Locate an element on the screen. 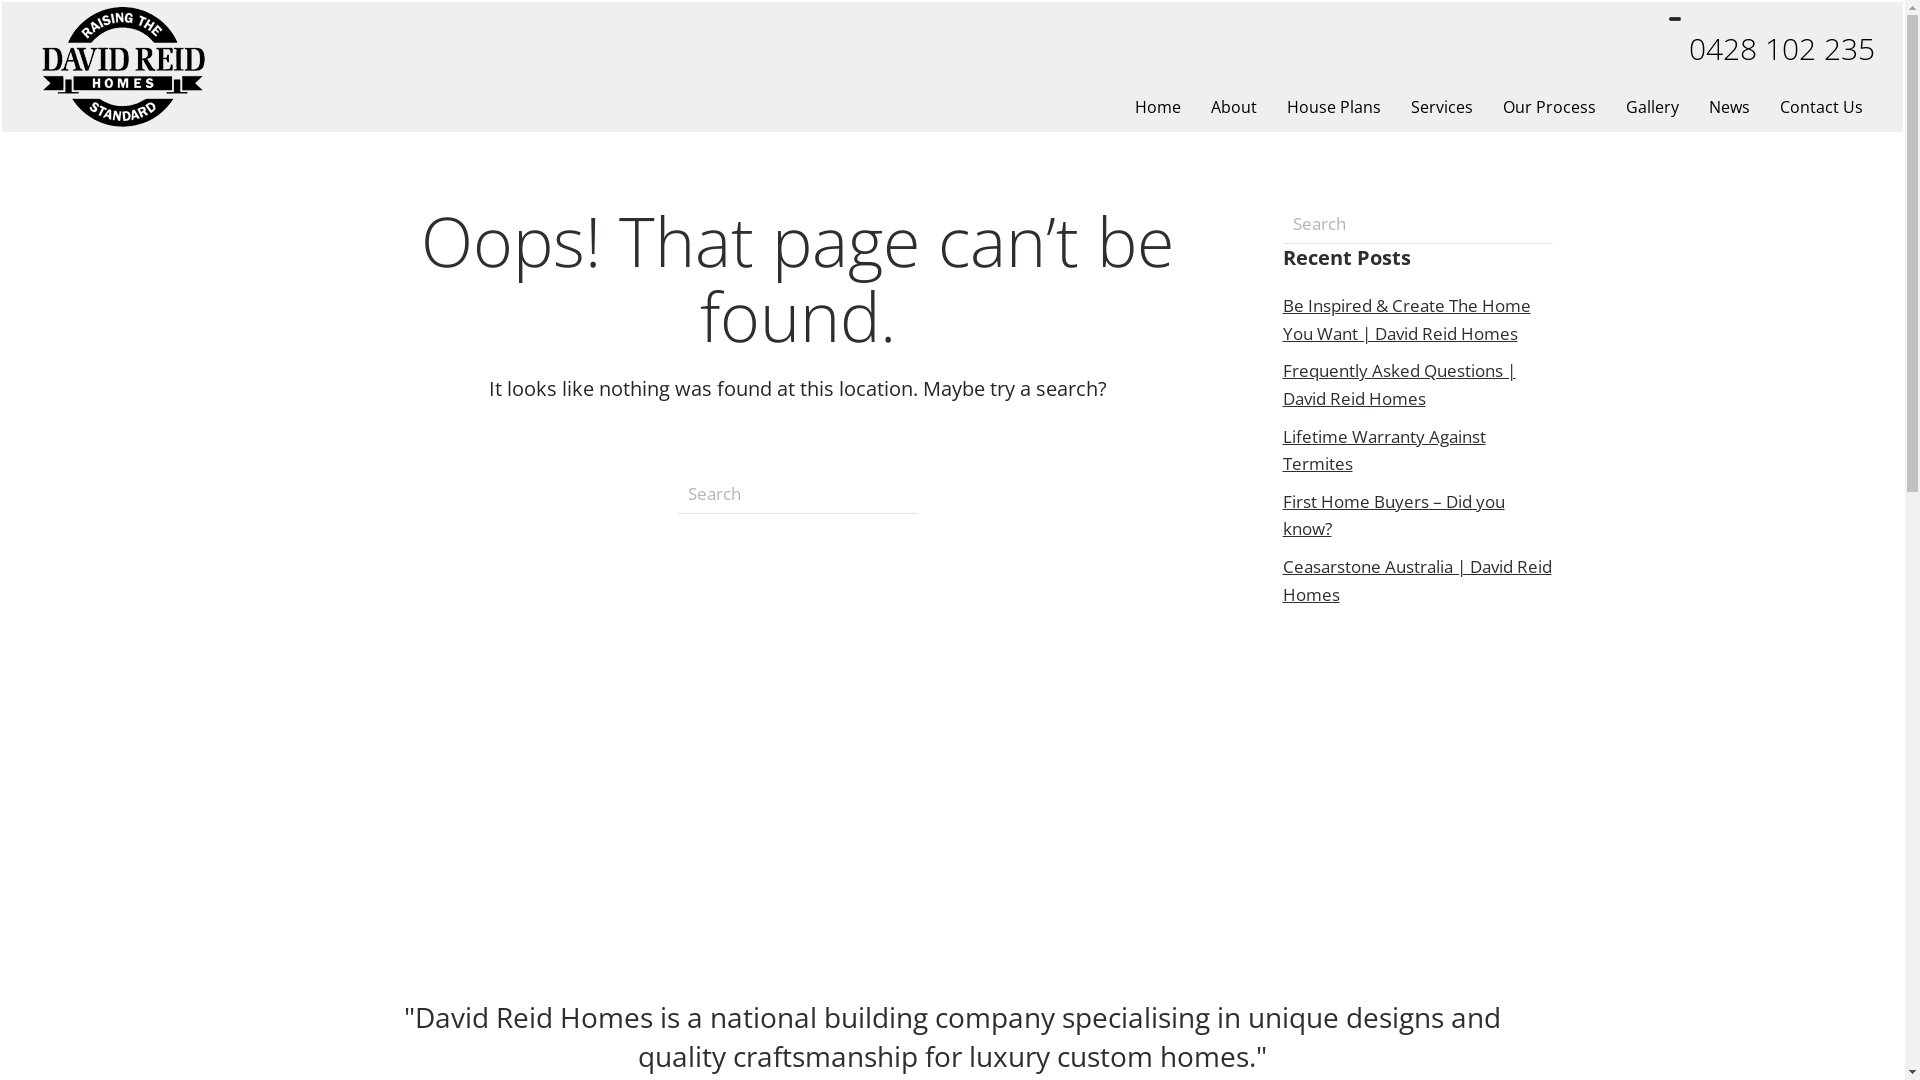  'Our Process' is located at coordinates (1548, 107).